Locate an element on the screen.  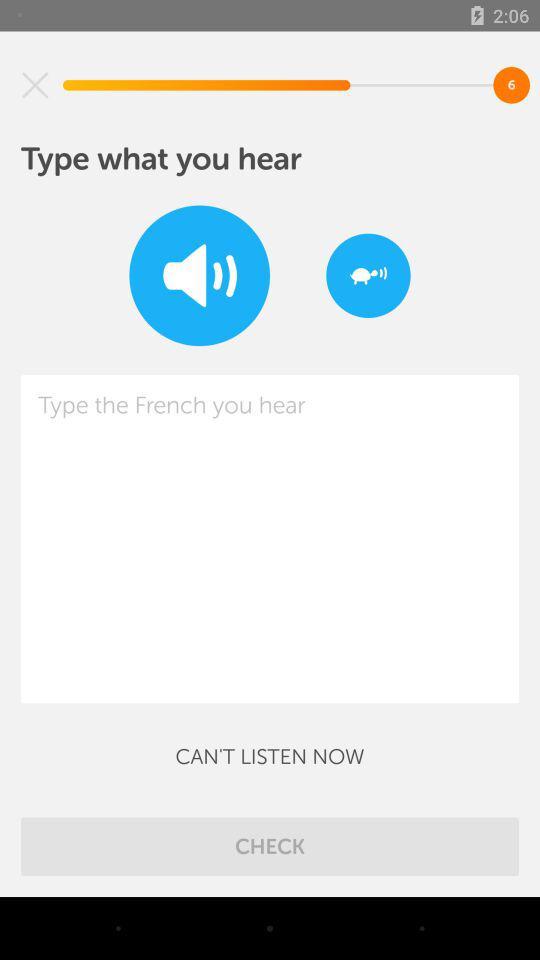
the star icon is located at coordinates (35, 85).